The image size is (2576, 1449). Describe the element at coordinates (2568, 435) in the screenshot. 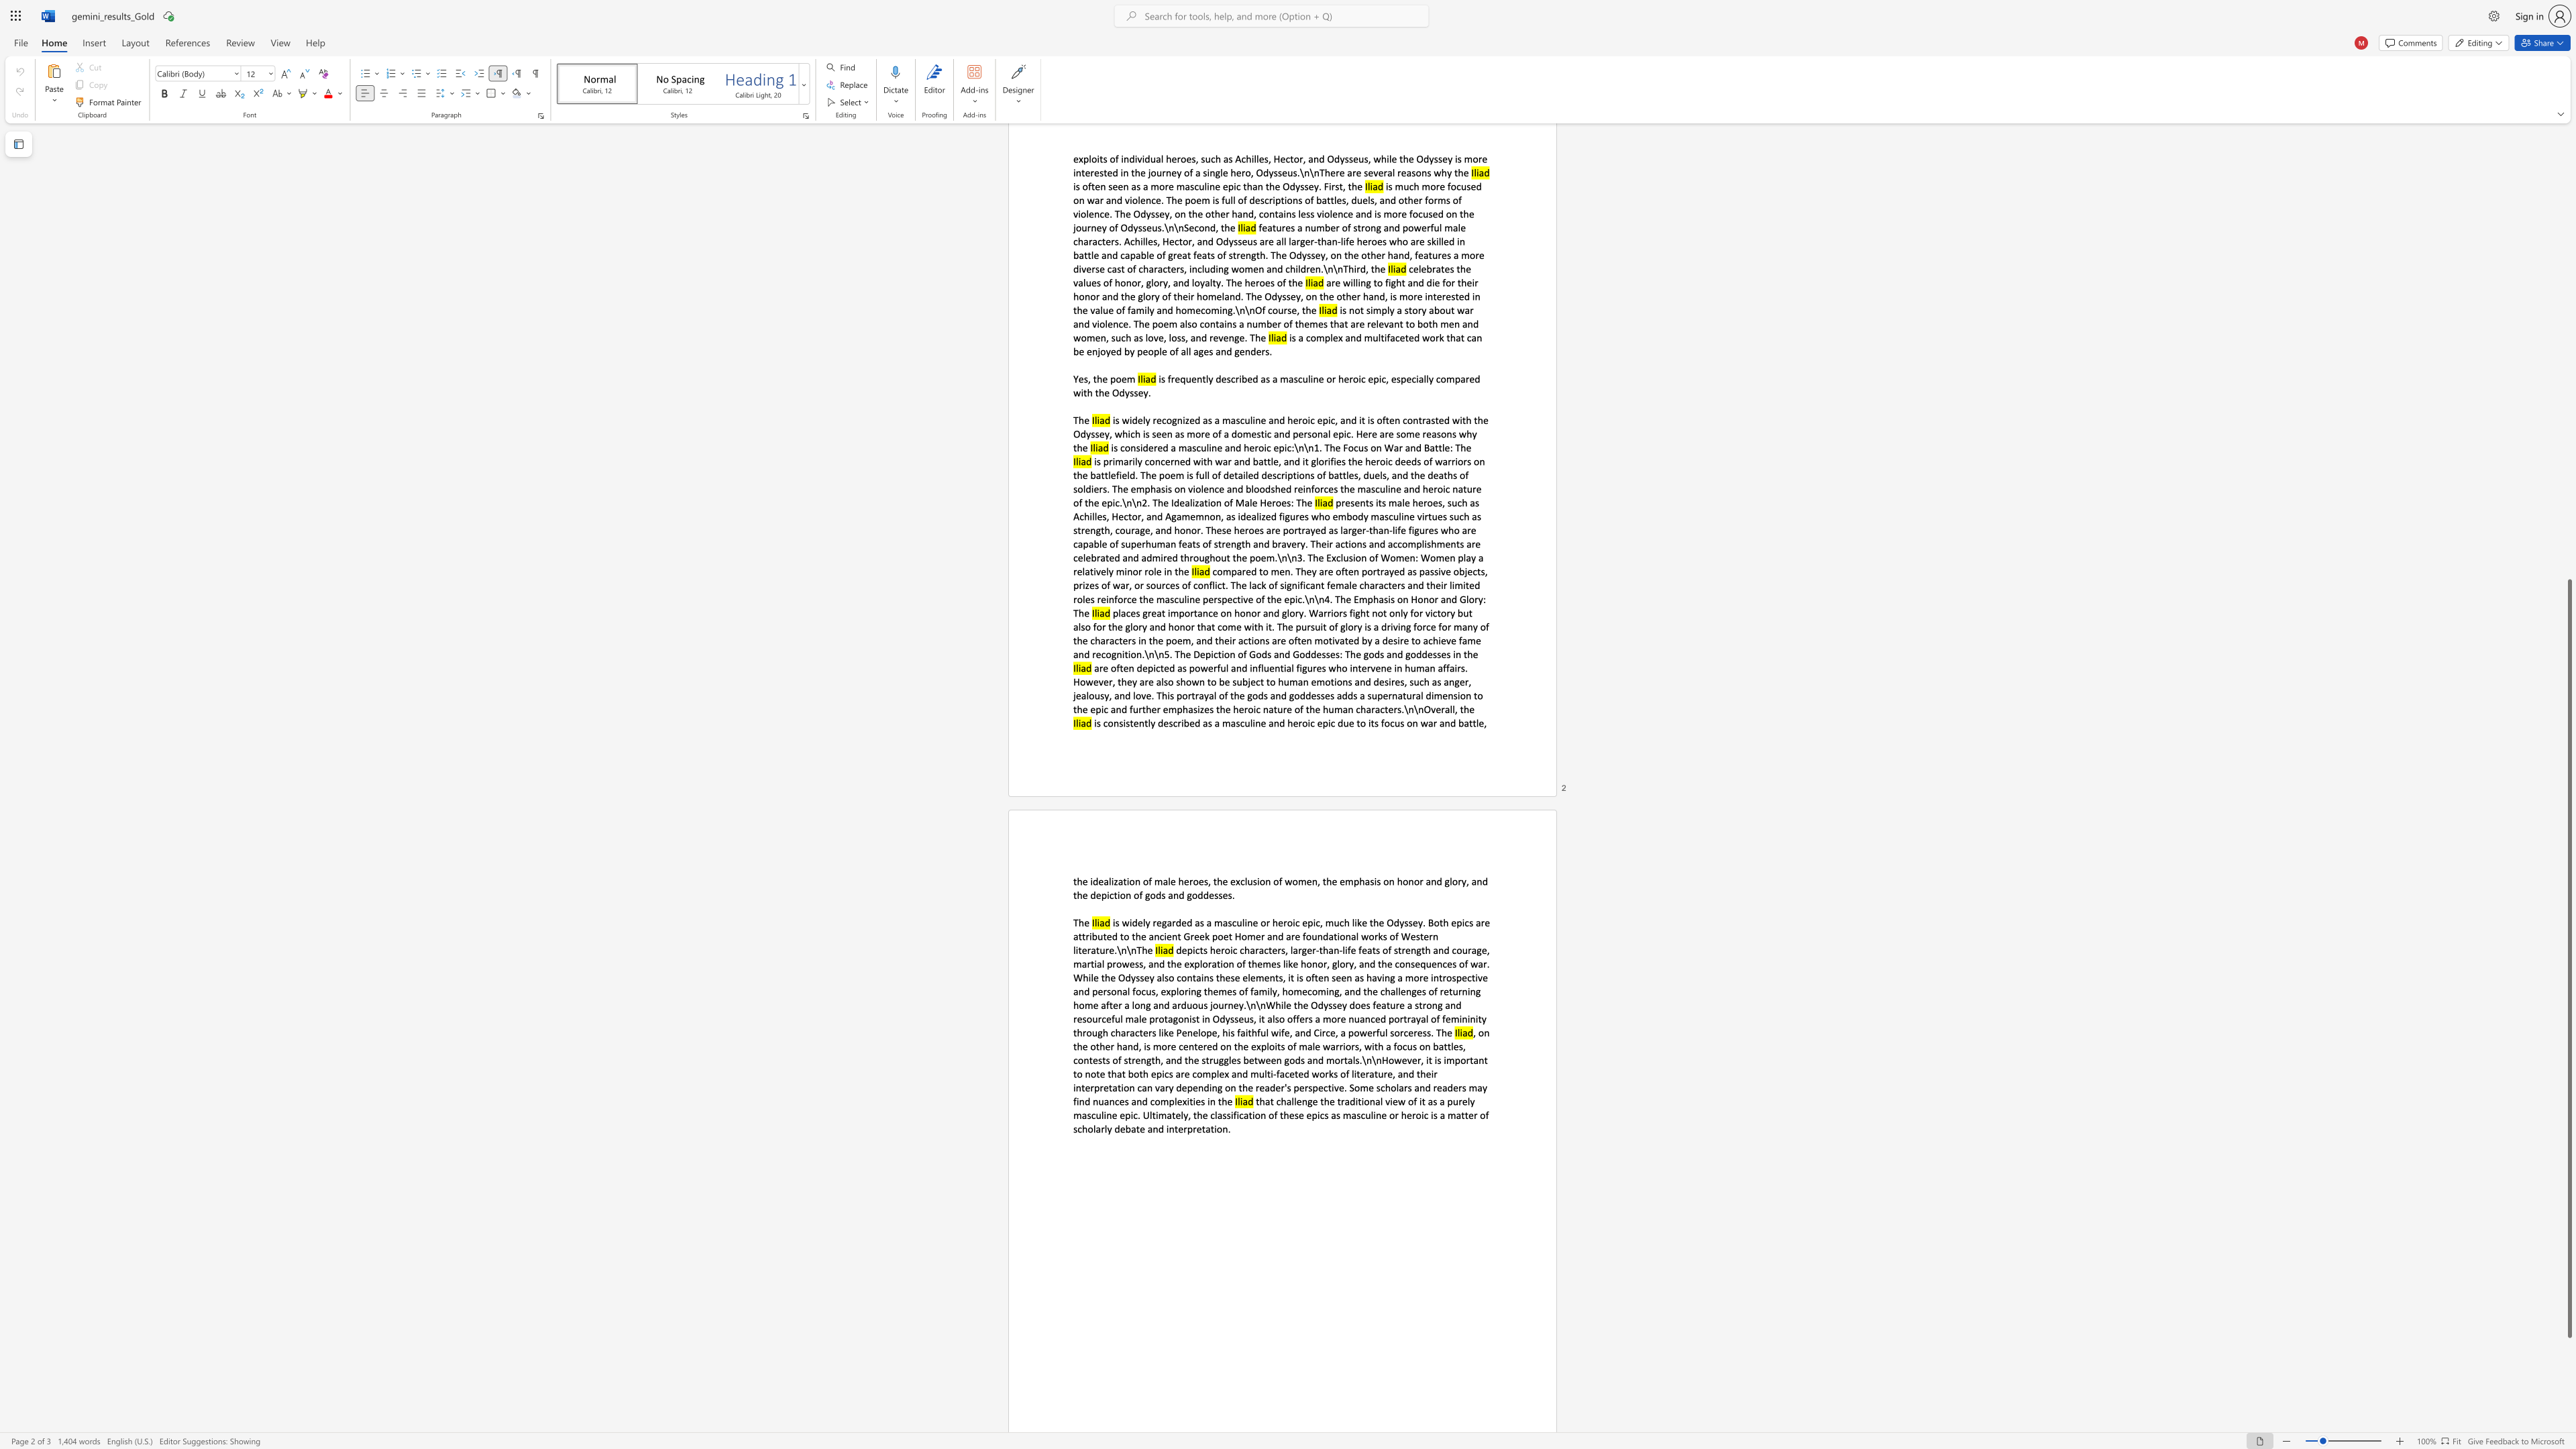

I see `the scrollbar to move the content higher` at that location.